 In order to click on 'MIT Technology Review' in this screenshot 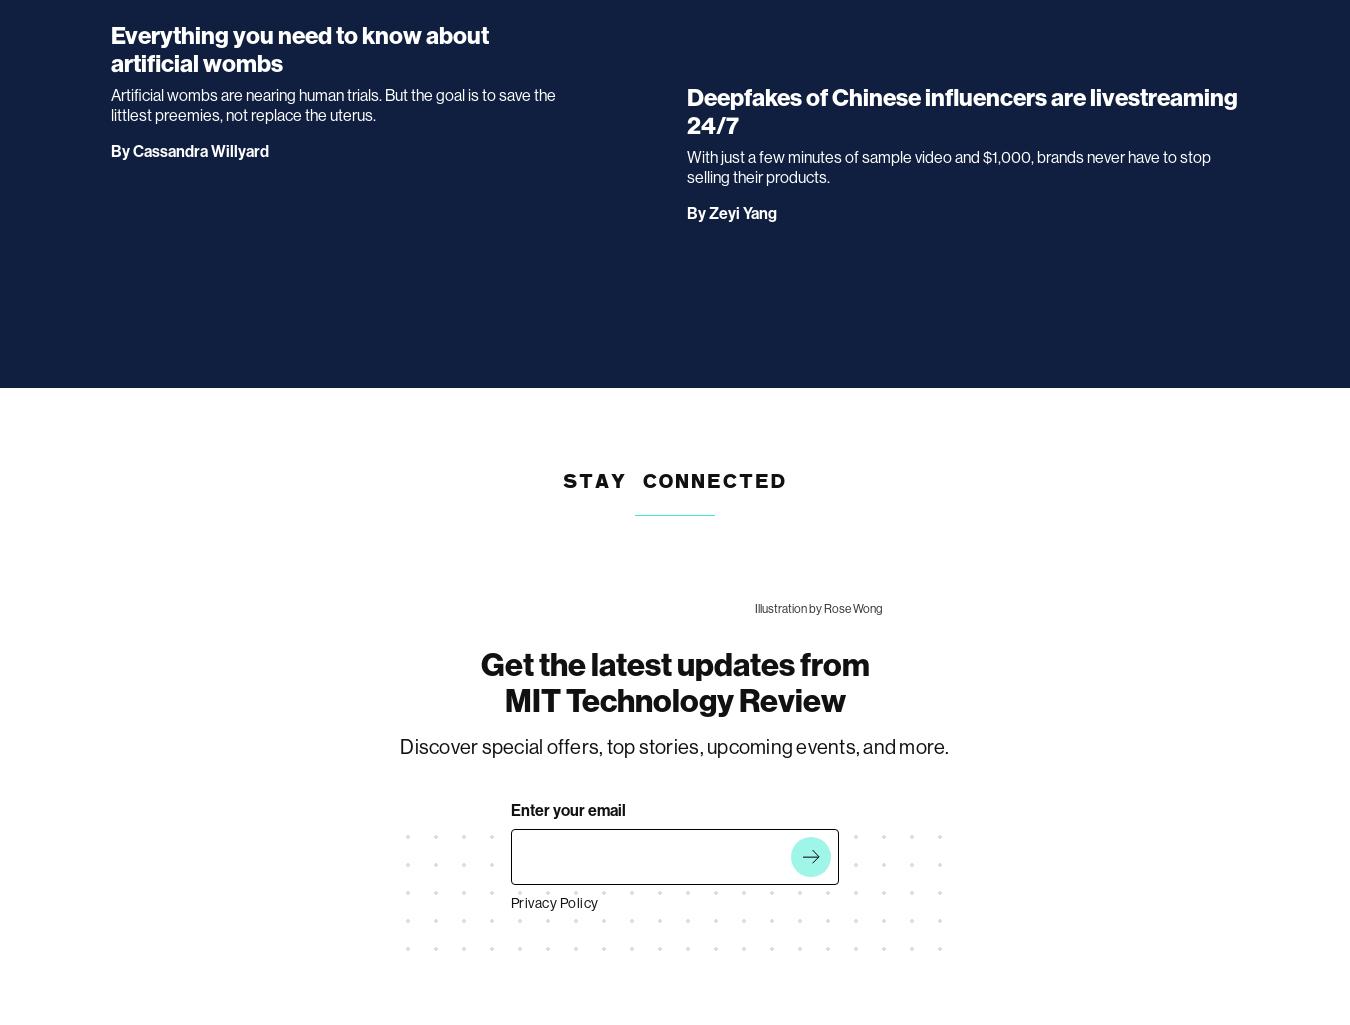, I will do `click(502, 699)`.